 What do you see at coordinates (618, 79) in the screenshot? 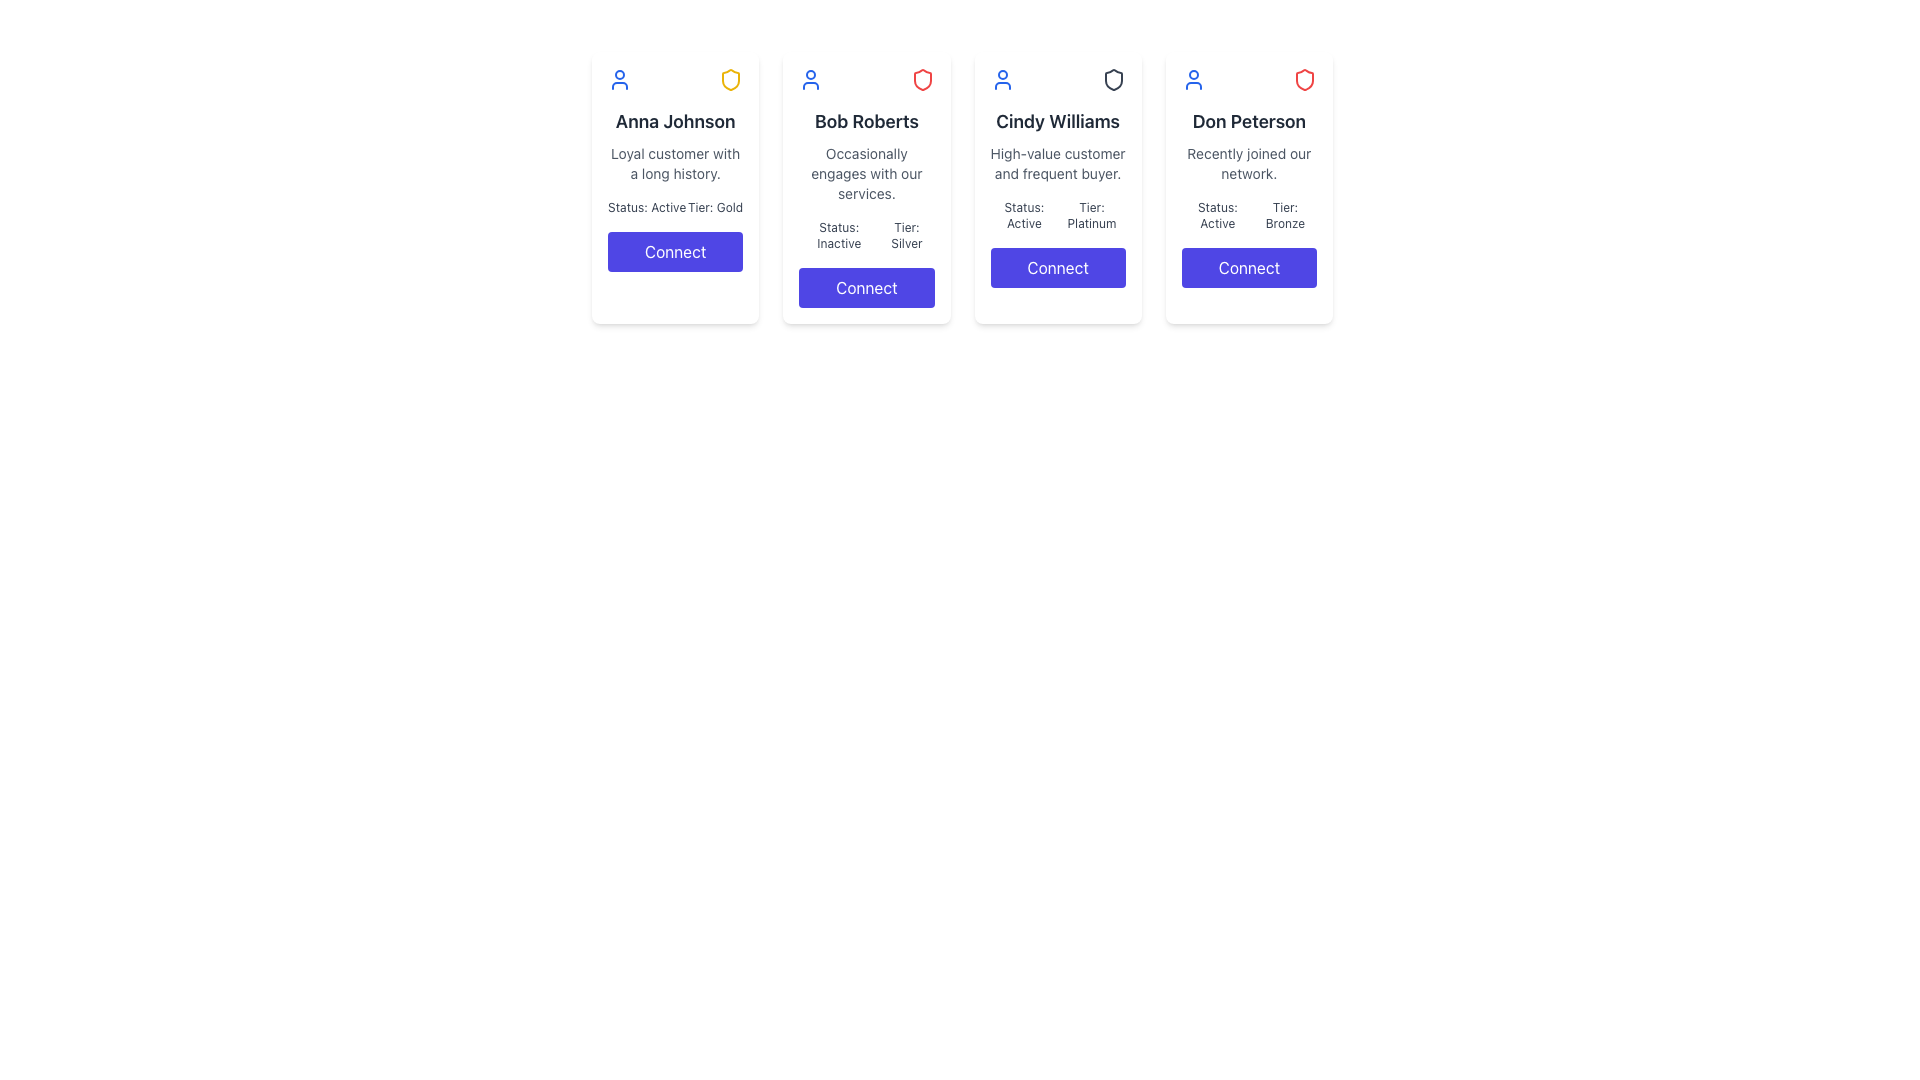
I see `the small blue outline user profile icon located at the top-left region of the card for 'Anna Johnson'` at bounding box center [618, 79].